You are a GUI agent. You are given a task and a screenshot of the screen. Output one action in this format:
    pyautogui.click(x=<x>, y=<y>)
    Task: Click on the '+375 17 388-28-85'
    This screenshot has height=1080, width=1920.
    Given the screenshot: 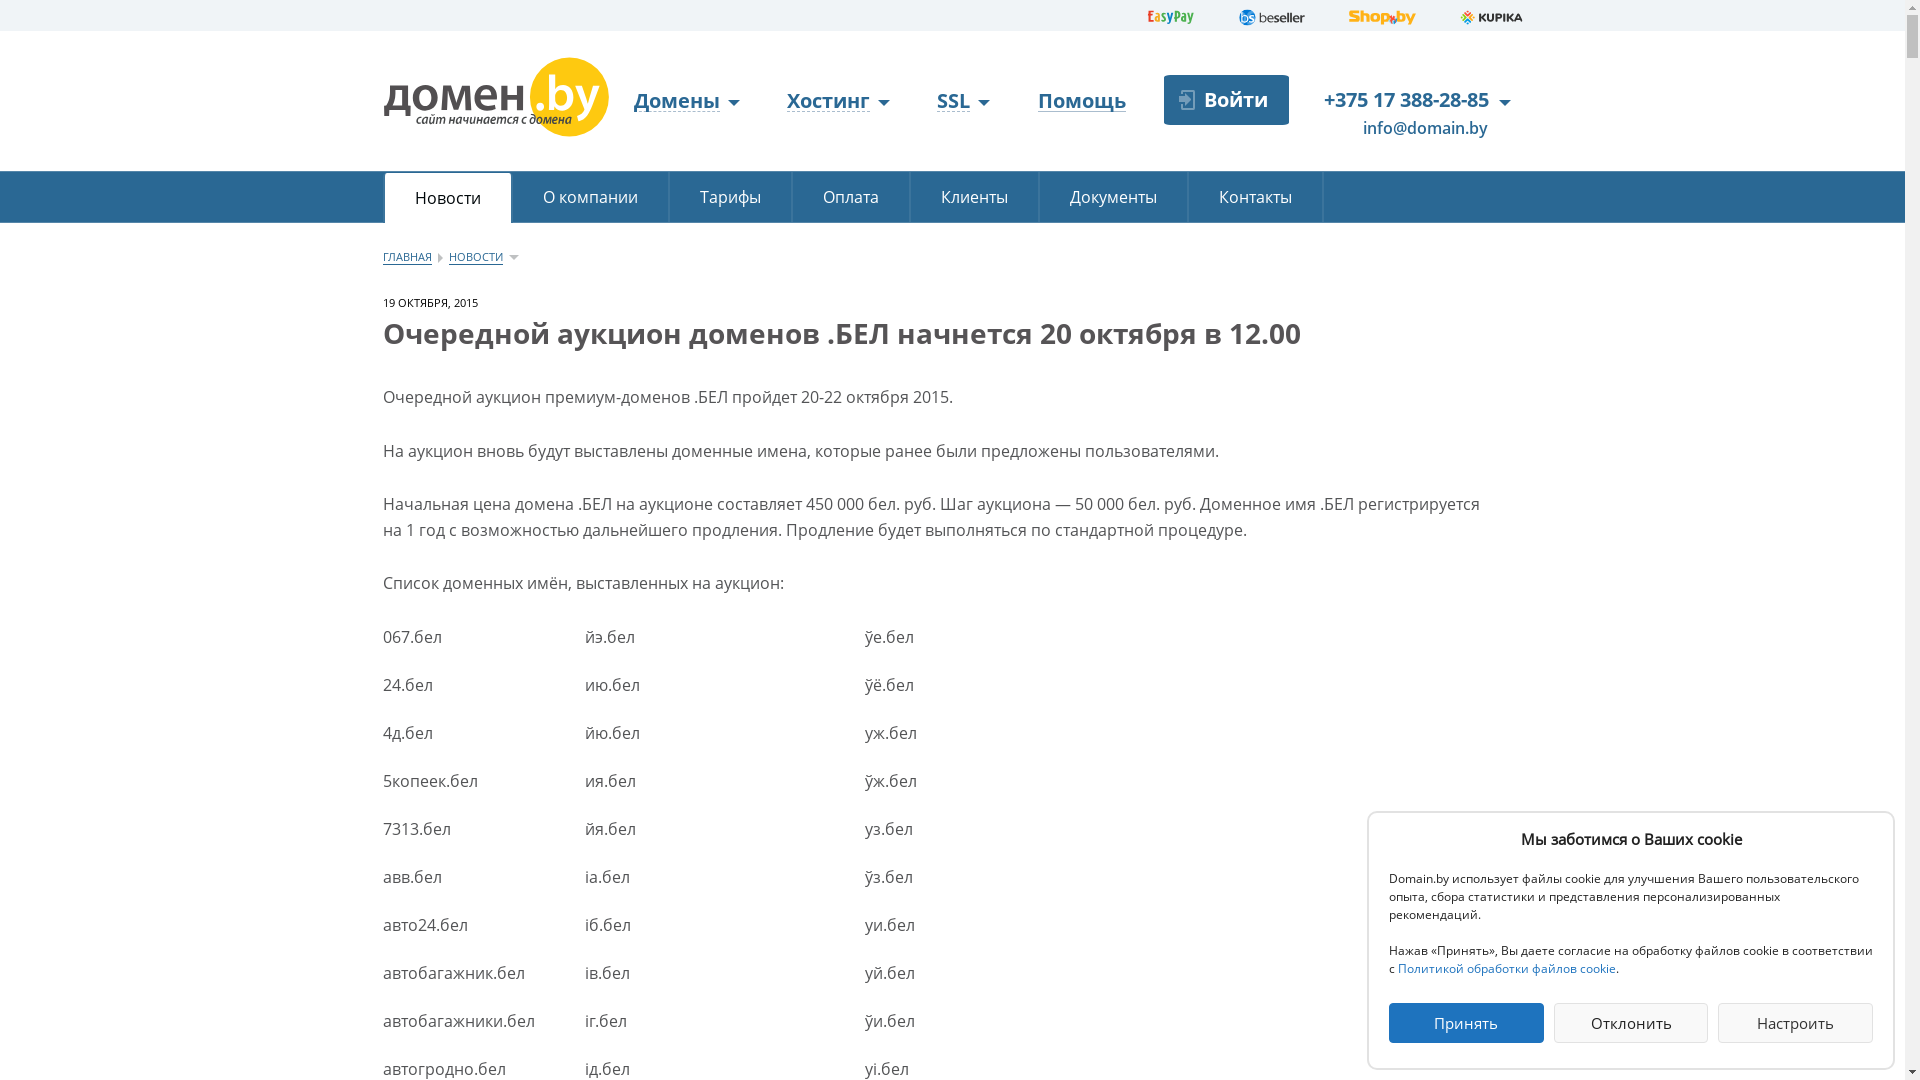 What is the action you would take?
    pyautogui.click(x=1405, y=99)
    